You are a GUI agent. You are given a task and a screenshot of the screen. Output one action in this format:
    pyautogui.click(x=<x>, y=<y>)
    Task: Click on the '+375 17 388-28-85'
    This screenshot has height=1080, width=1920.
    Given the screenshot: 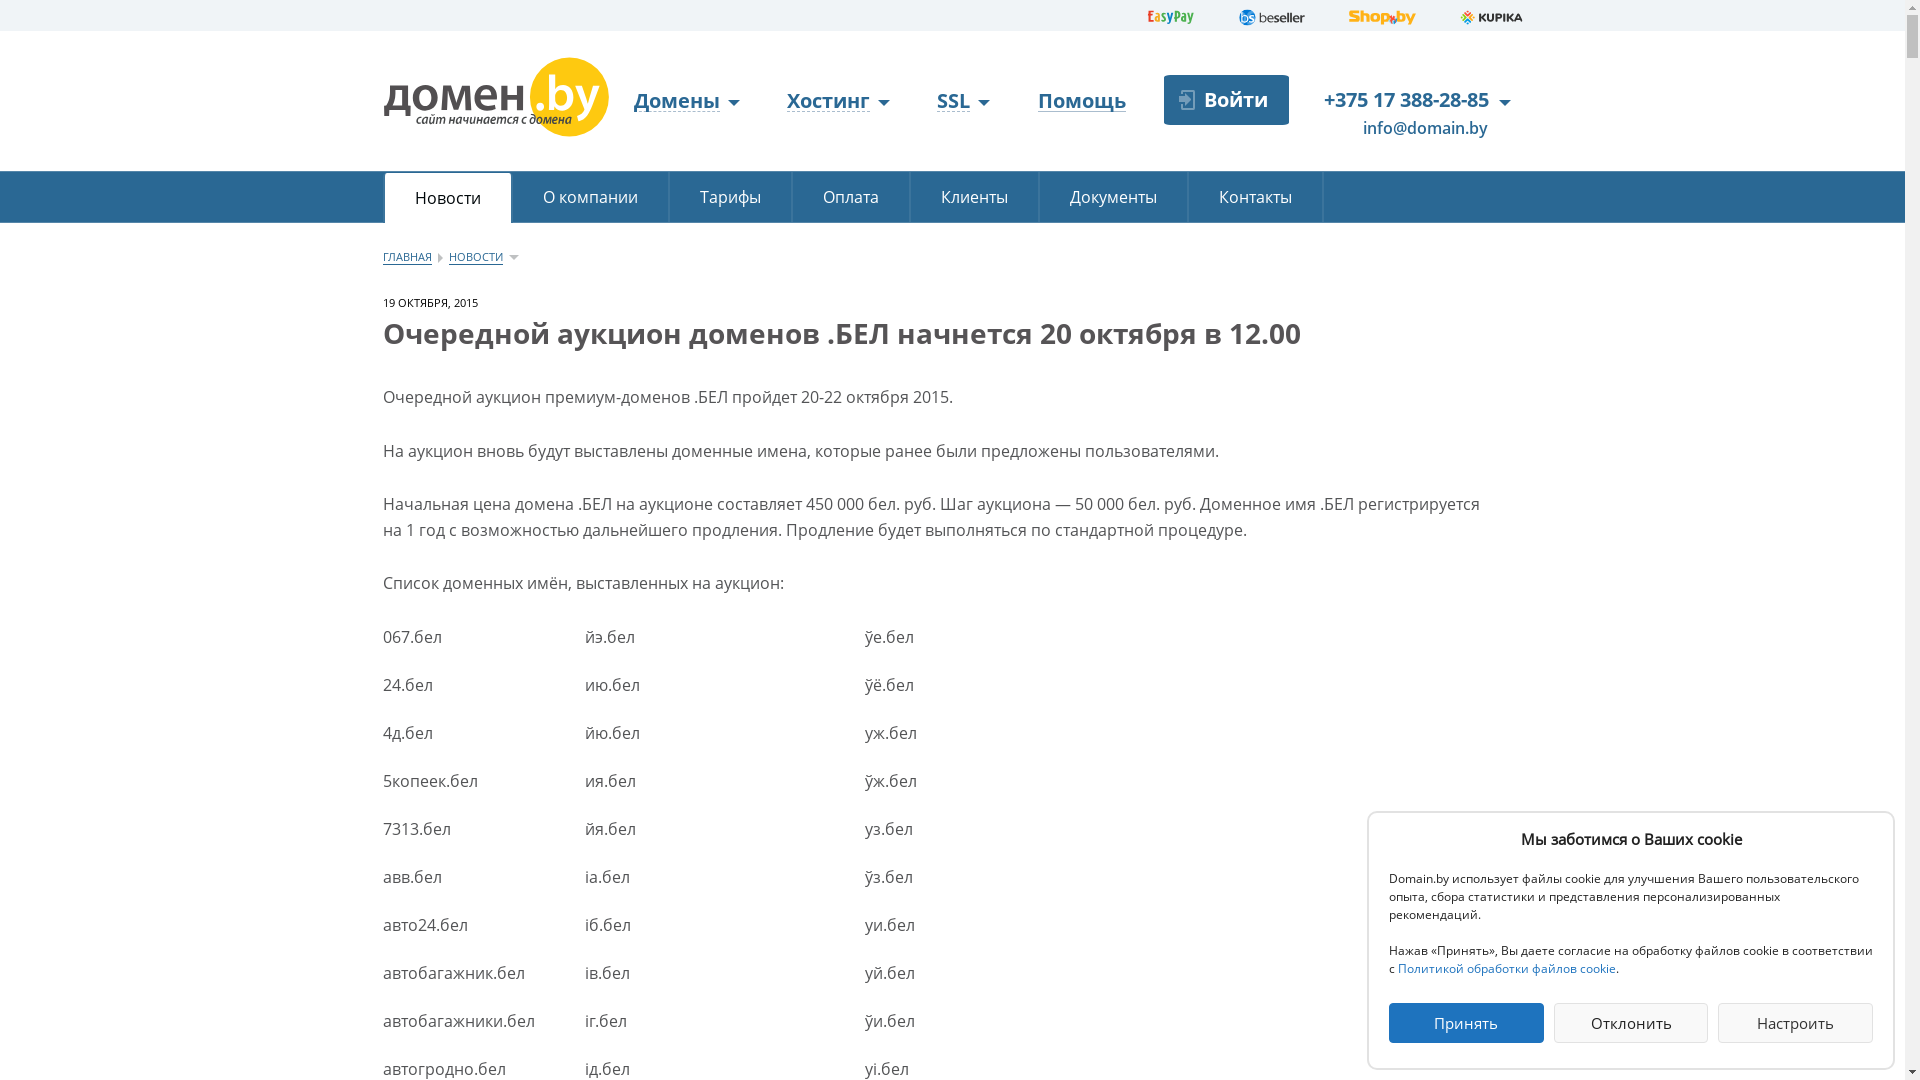 What is the action you would take?
    pyautogui.click(x=1405, y=99)
    